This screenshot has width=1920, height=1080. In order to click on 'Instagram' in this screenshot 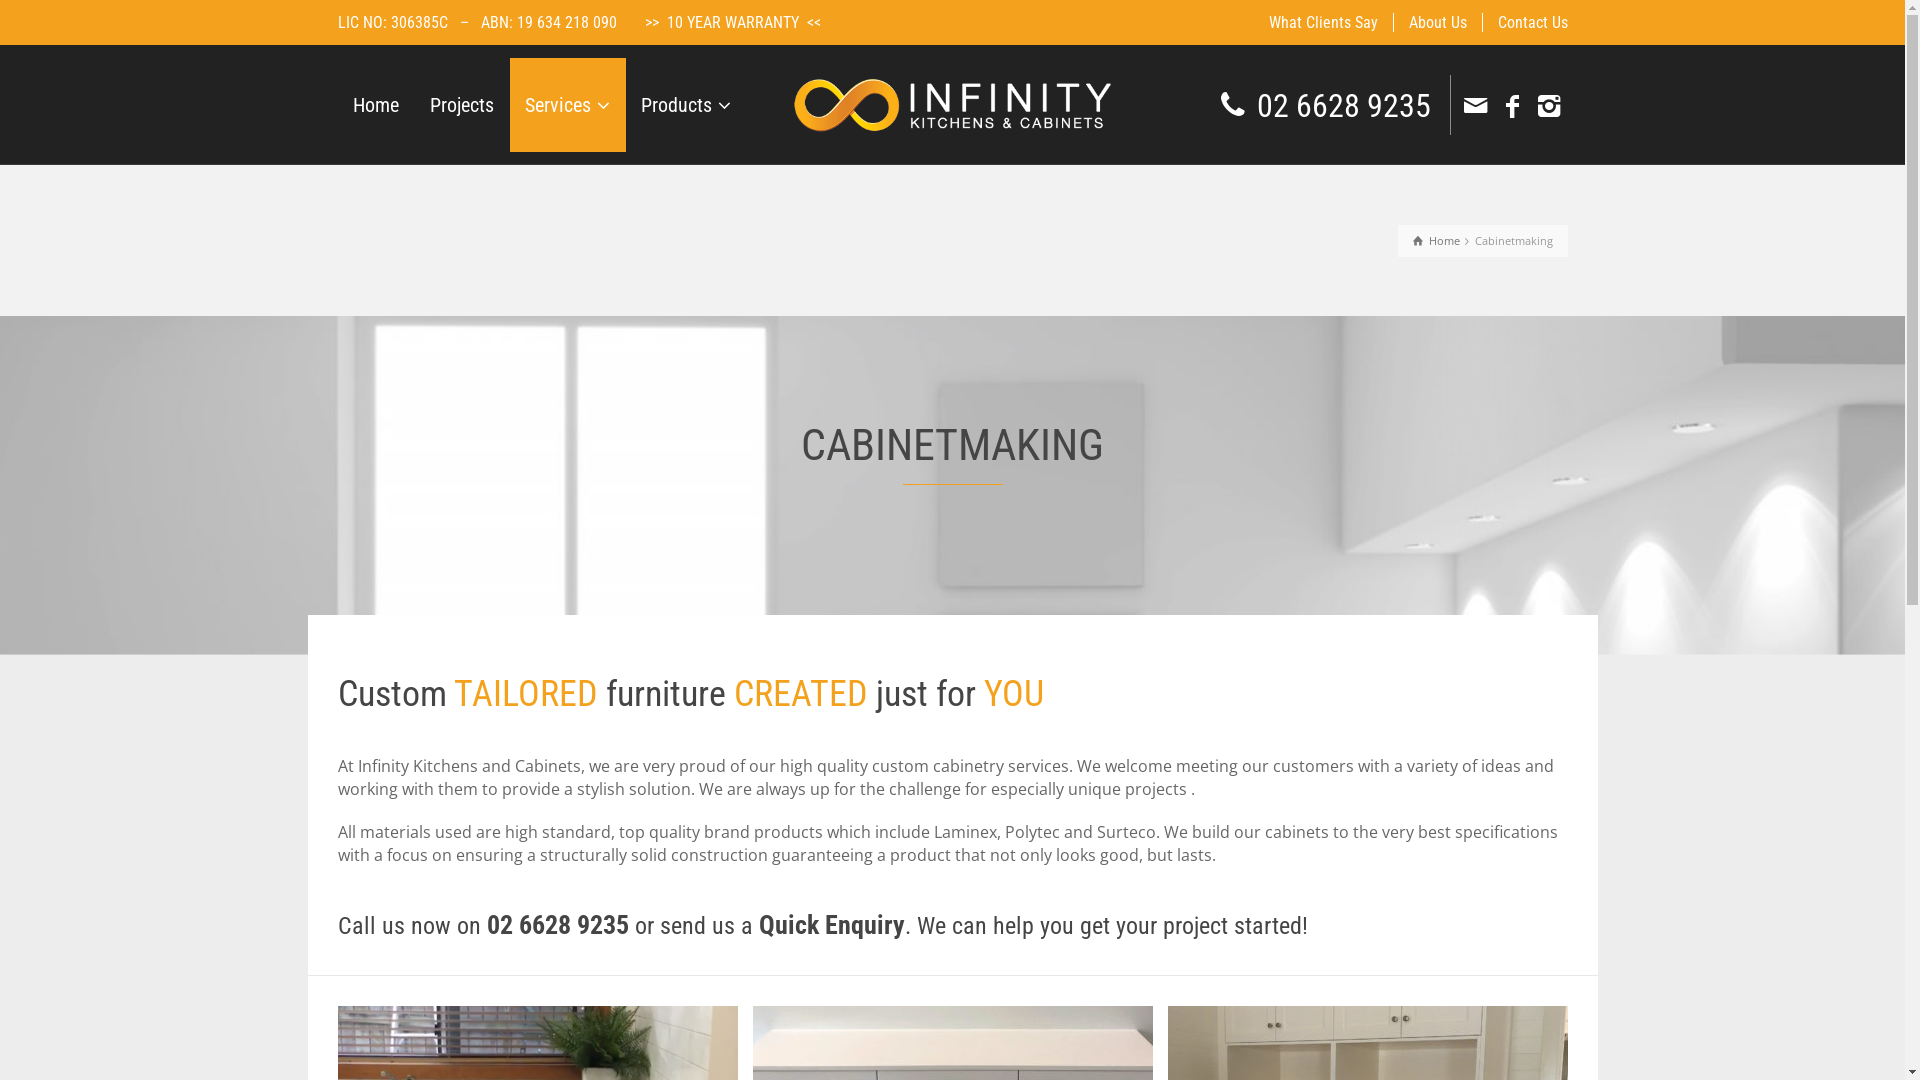, I will do `click(1550, 105)`.